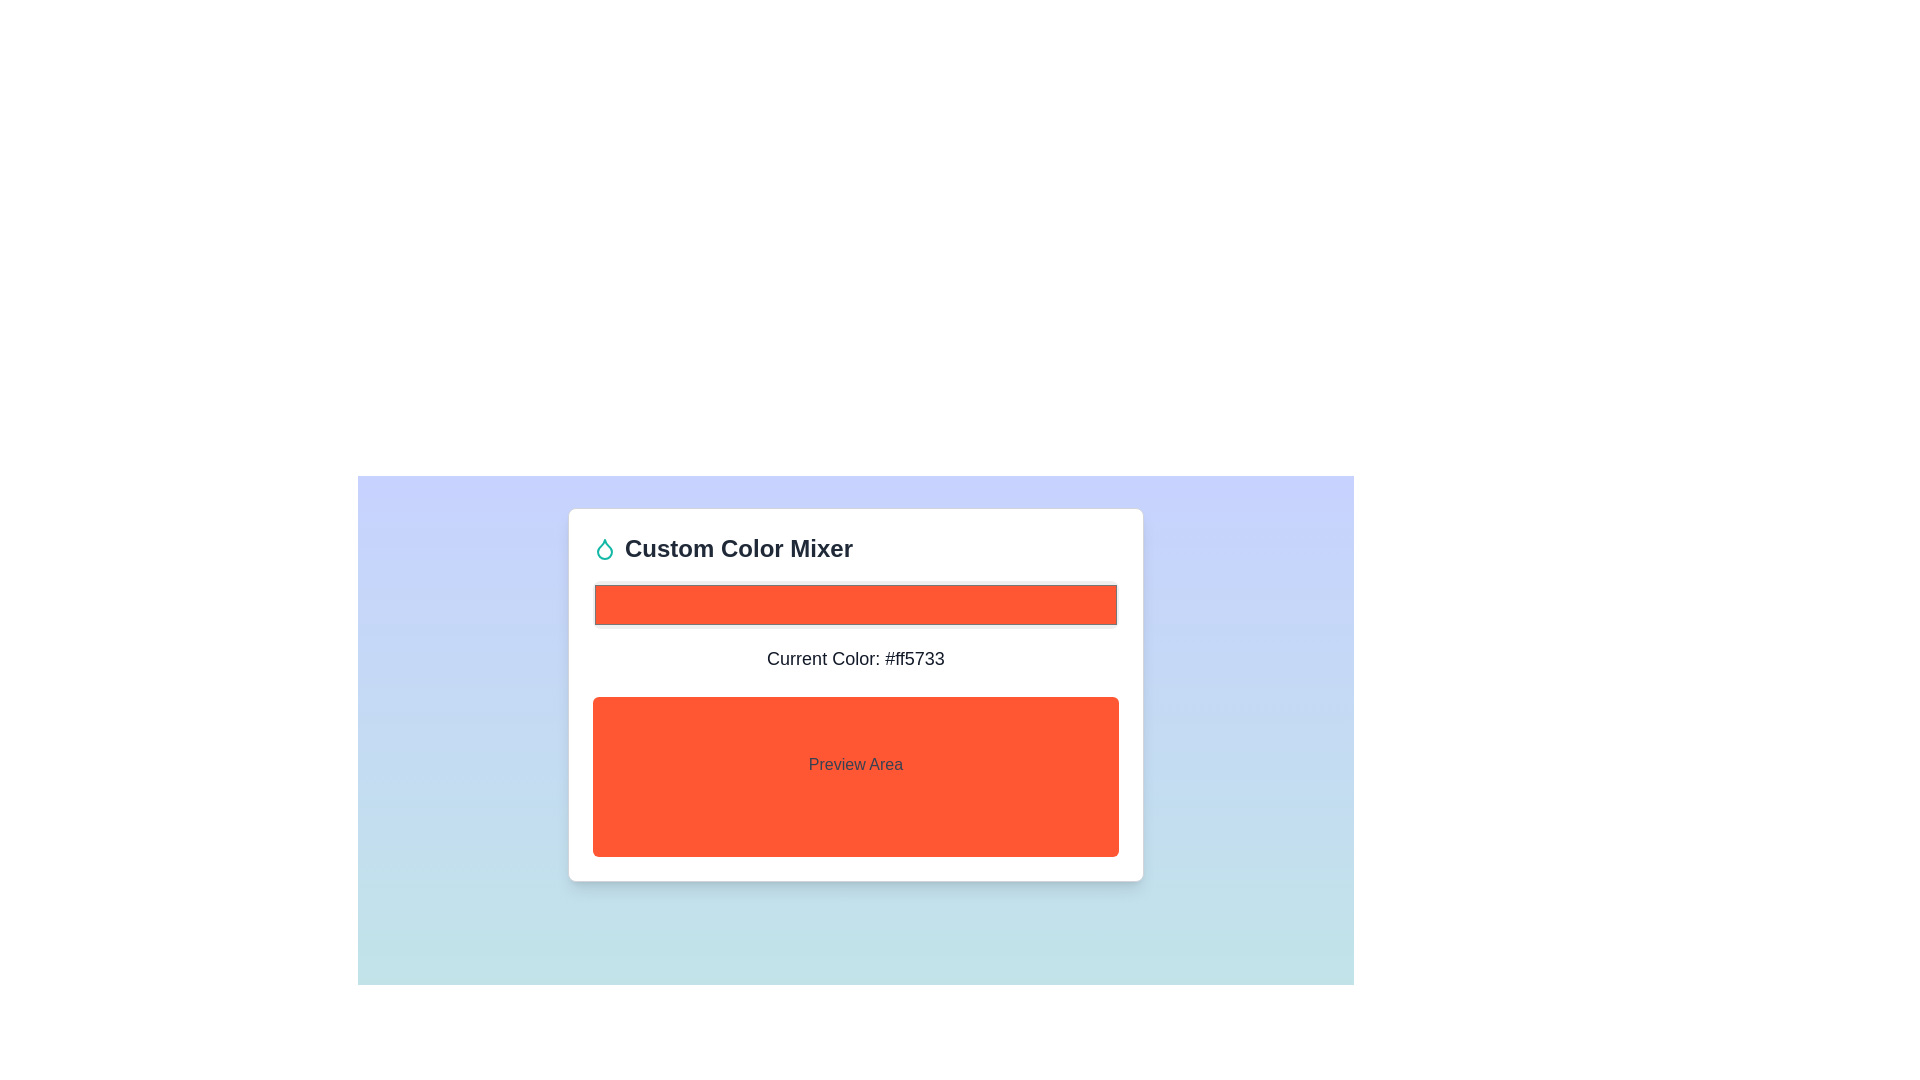 The width and height of the screenshot is (1920, 1080). What do you see at coordinates (603, 548) in the screenshot?
I see `the droplet icon located at the upper left corner of the 'Custom Color Mixer' component, which visually represents the color mixer functionality` at bounding box center [603, 548].